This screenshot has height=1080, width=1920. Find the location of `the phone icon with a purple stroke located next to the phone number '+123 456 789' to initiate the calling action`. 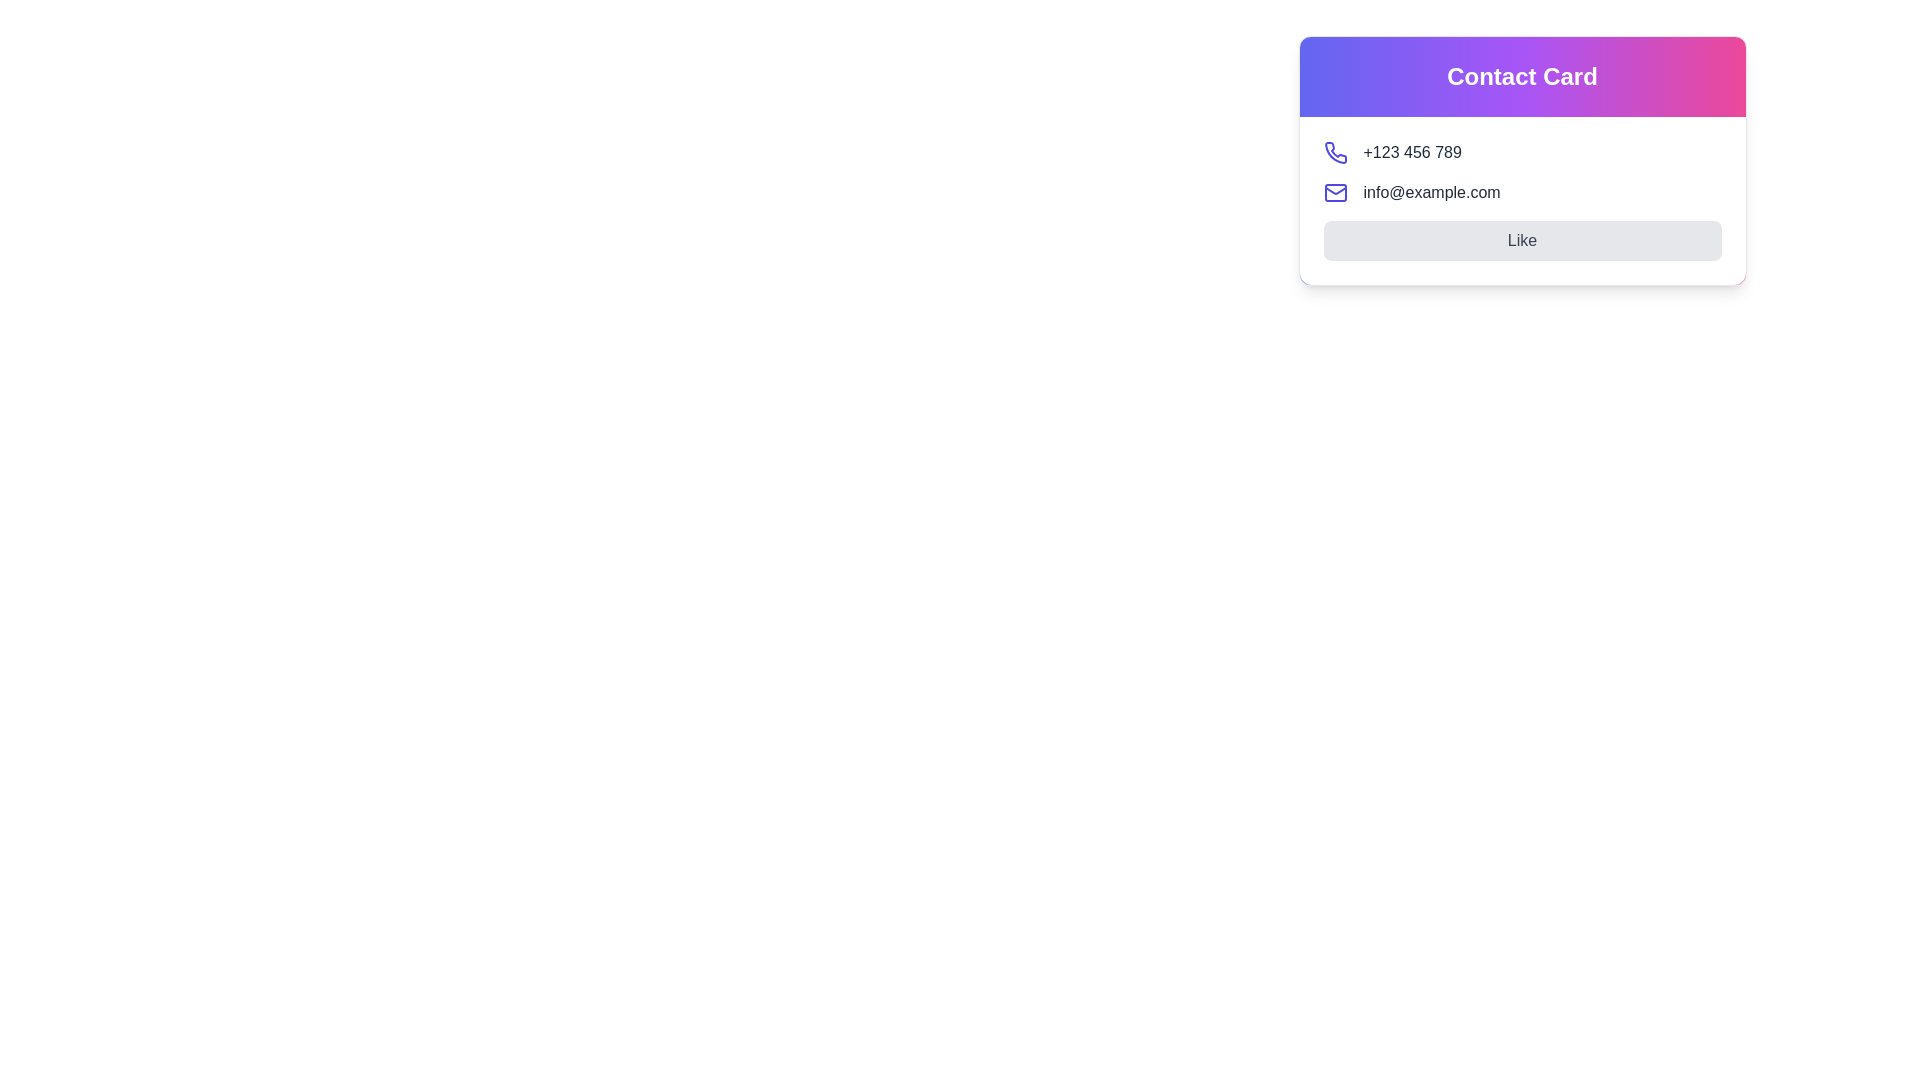

the phone icon with a purple stroke located next to the phone number '+123 456 789' to initiate the calling action is located at coordinates (1335, 152).